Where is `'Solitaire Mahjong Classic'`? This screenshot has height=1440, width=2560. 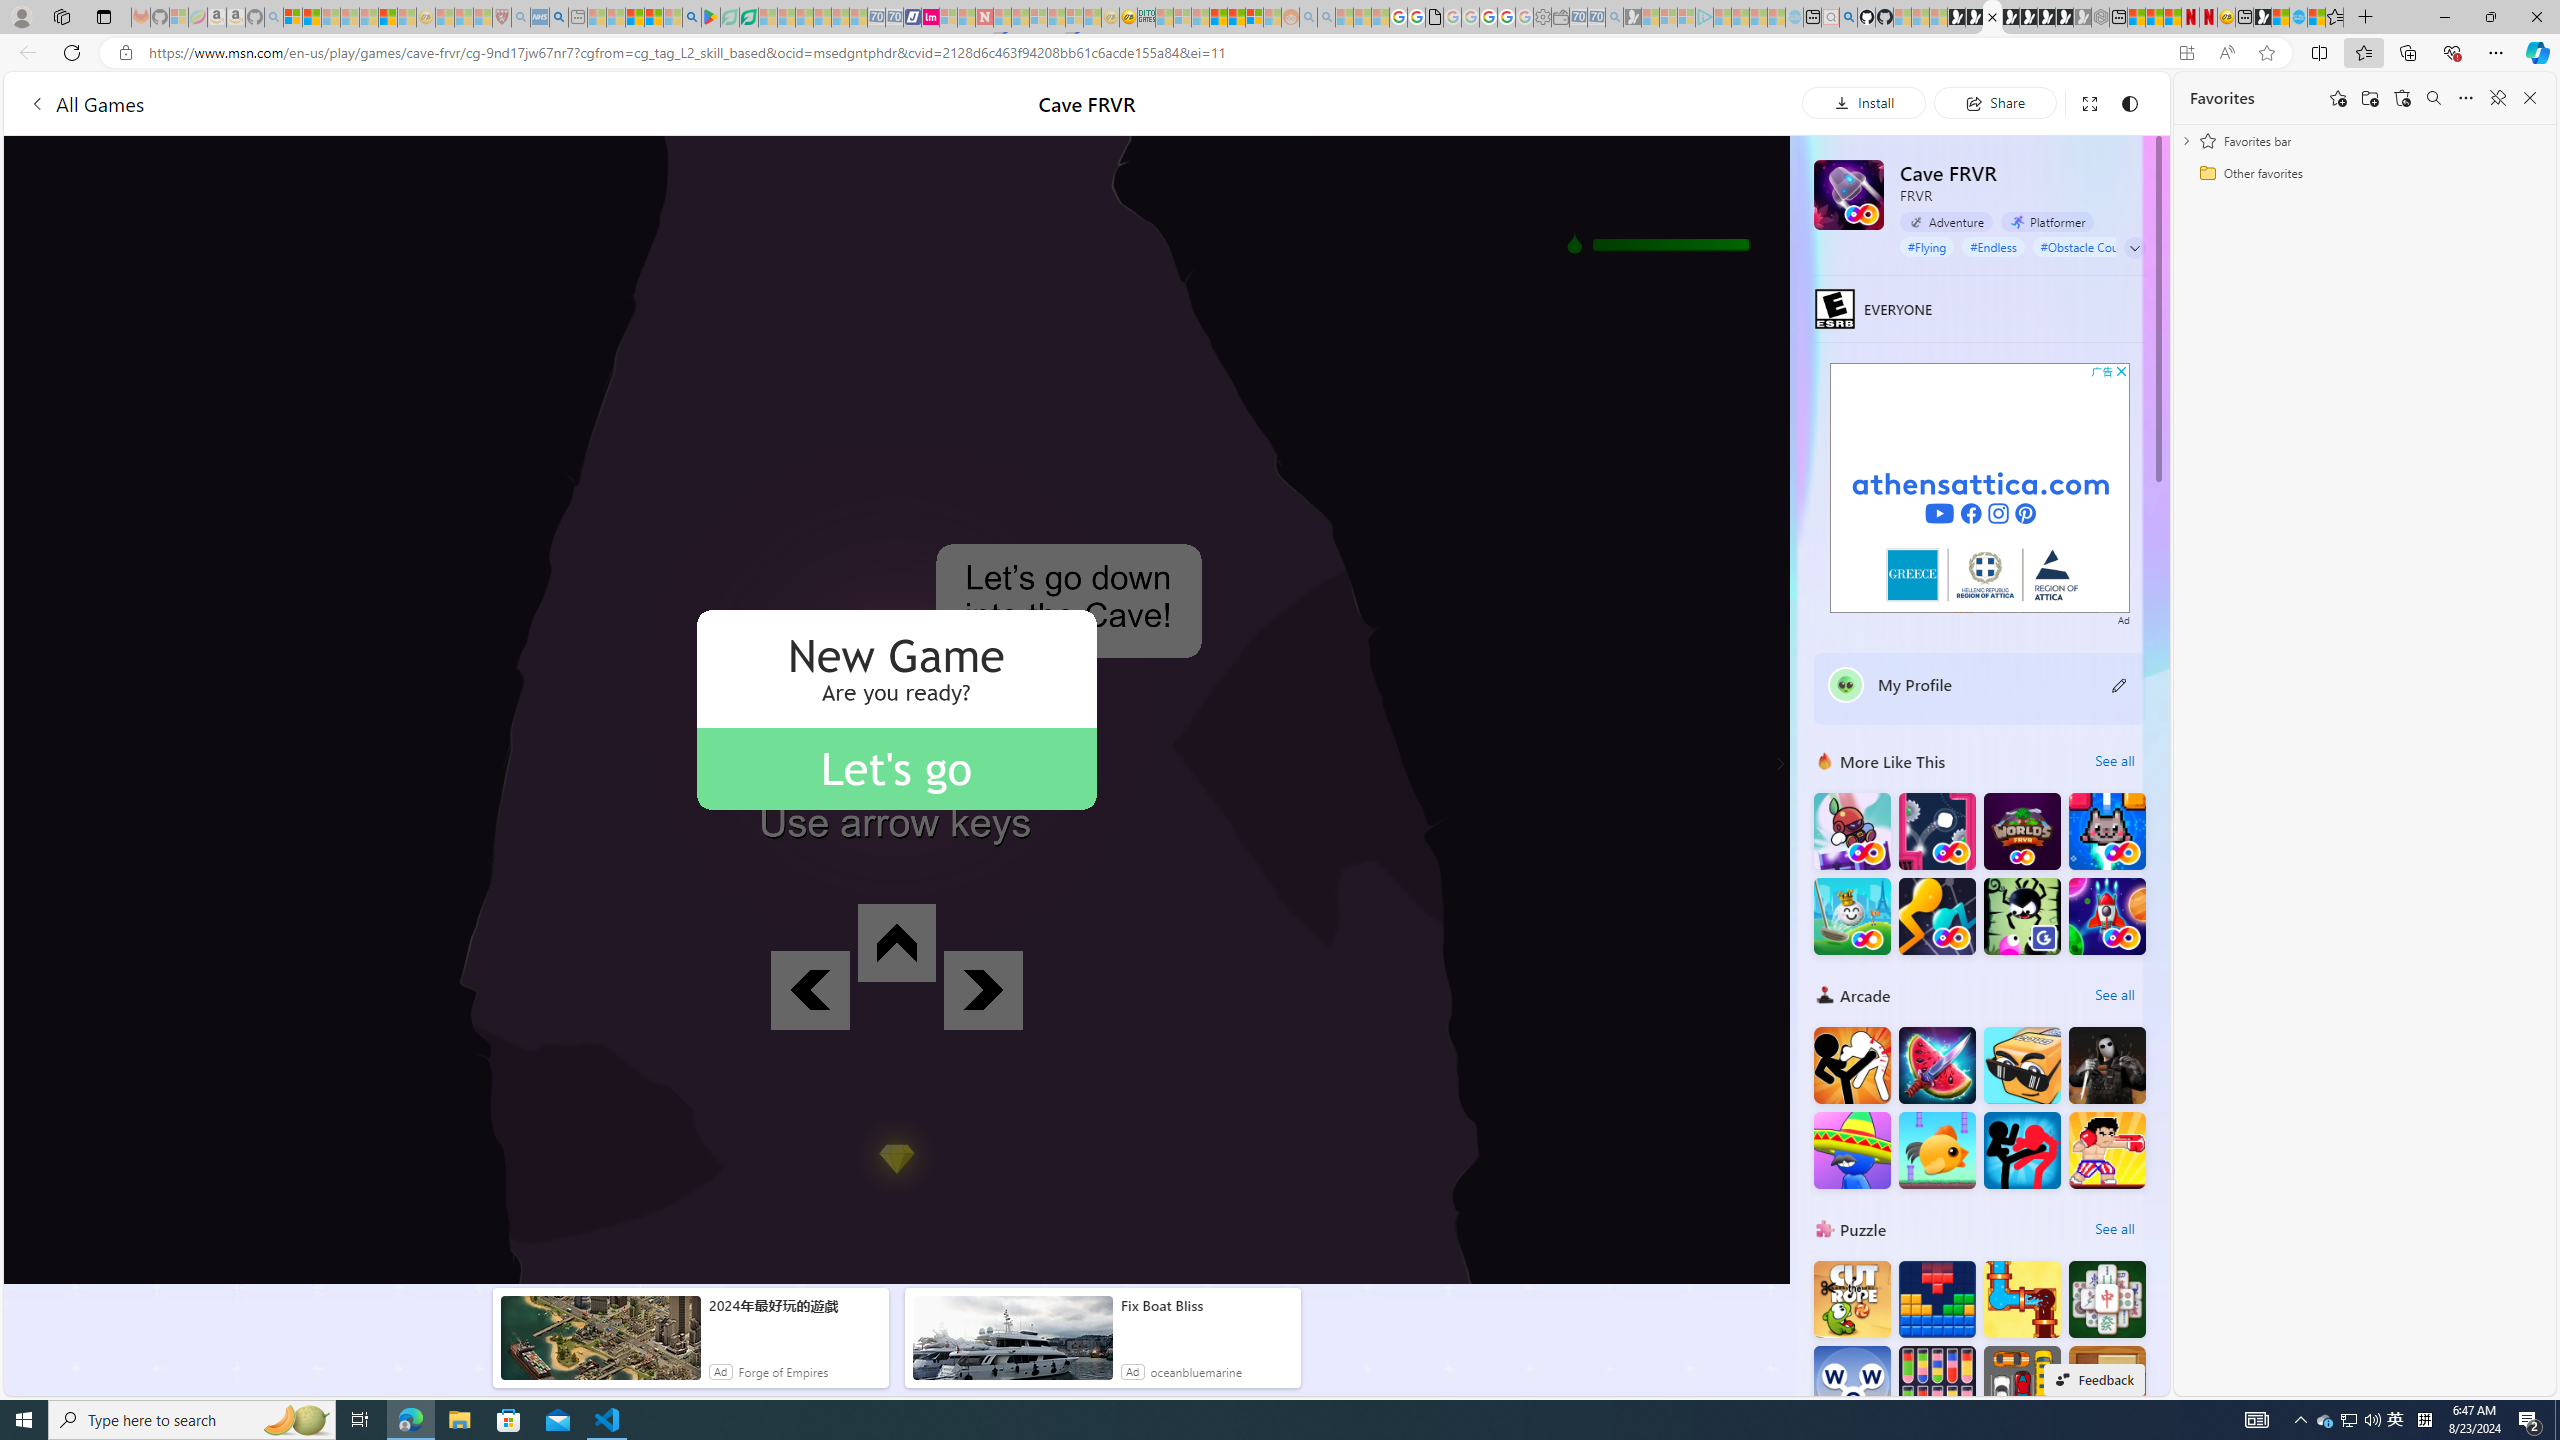
'Solitaire Mahjong Classic' is located at coordinates (2107, 1298).